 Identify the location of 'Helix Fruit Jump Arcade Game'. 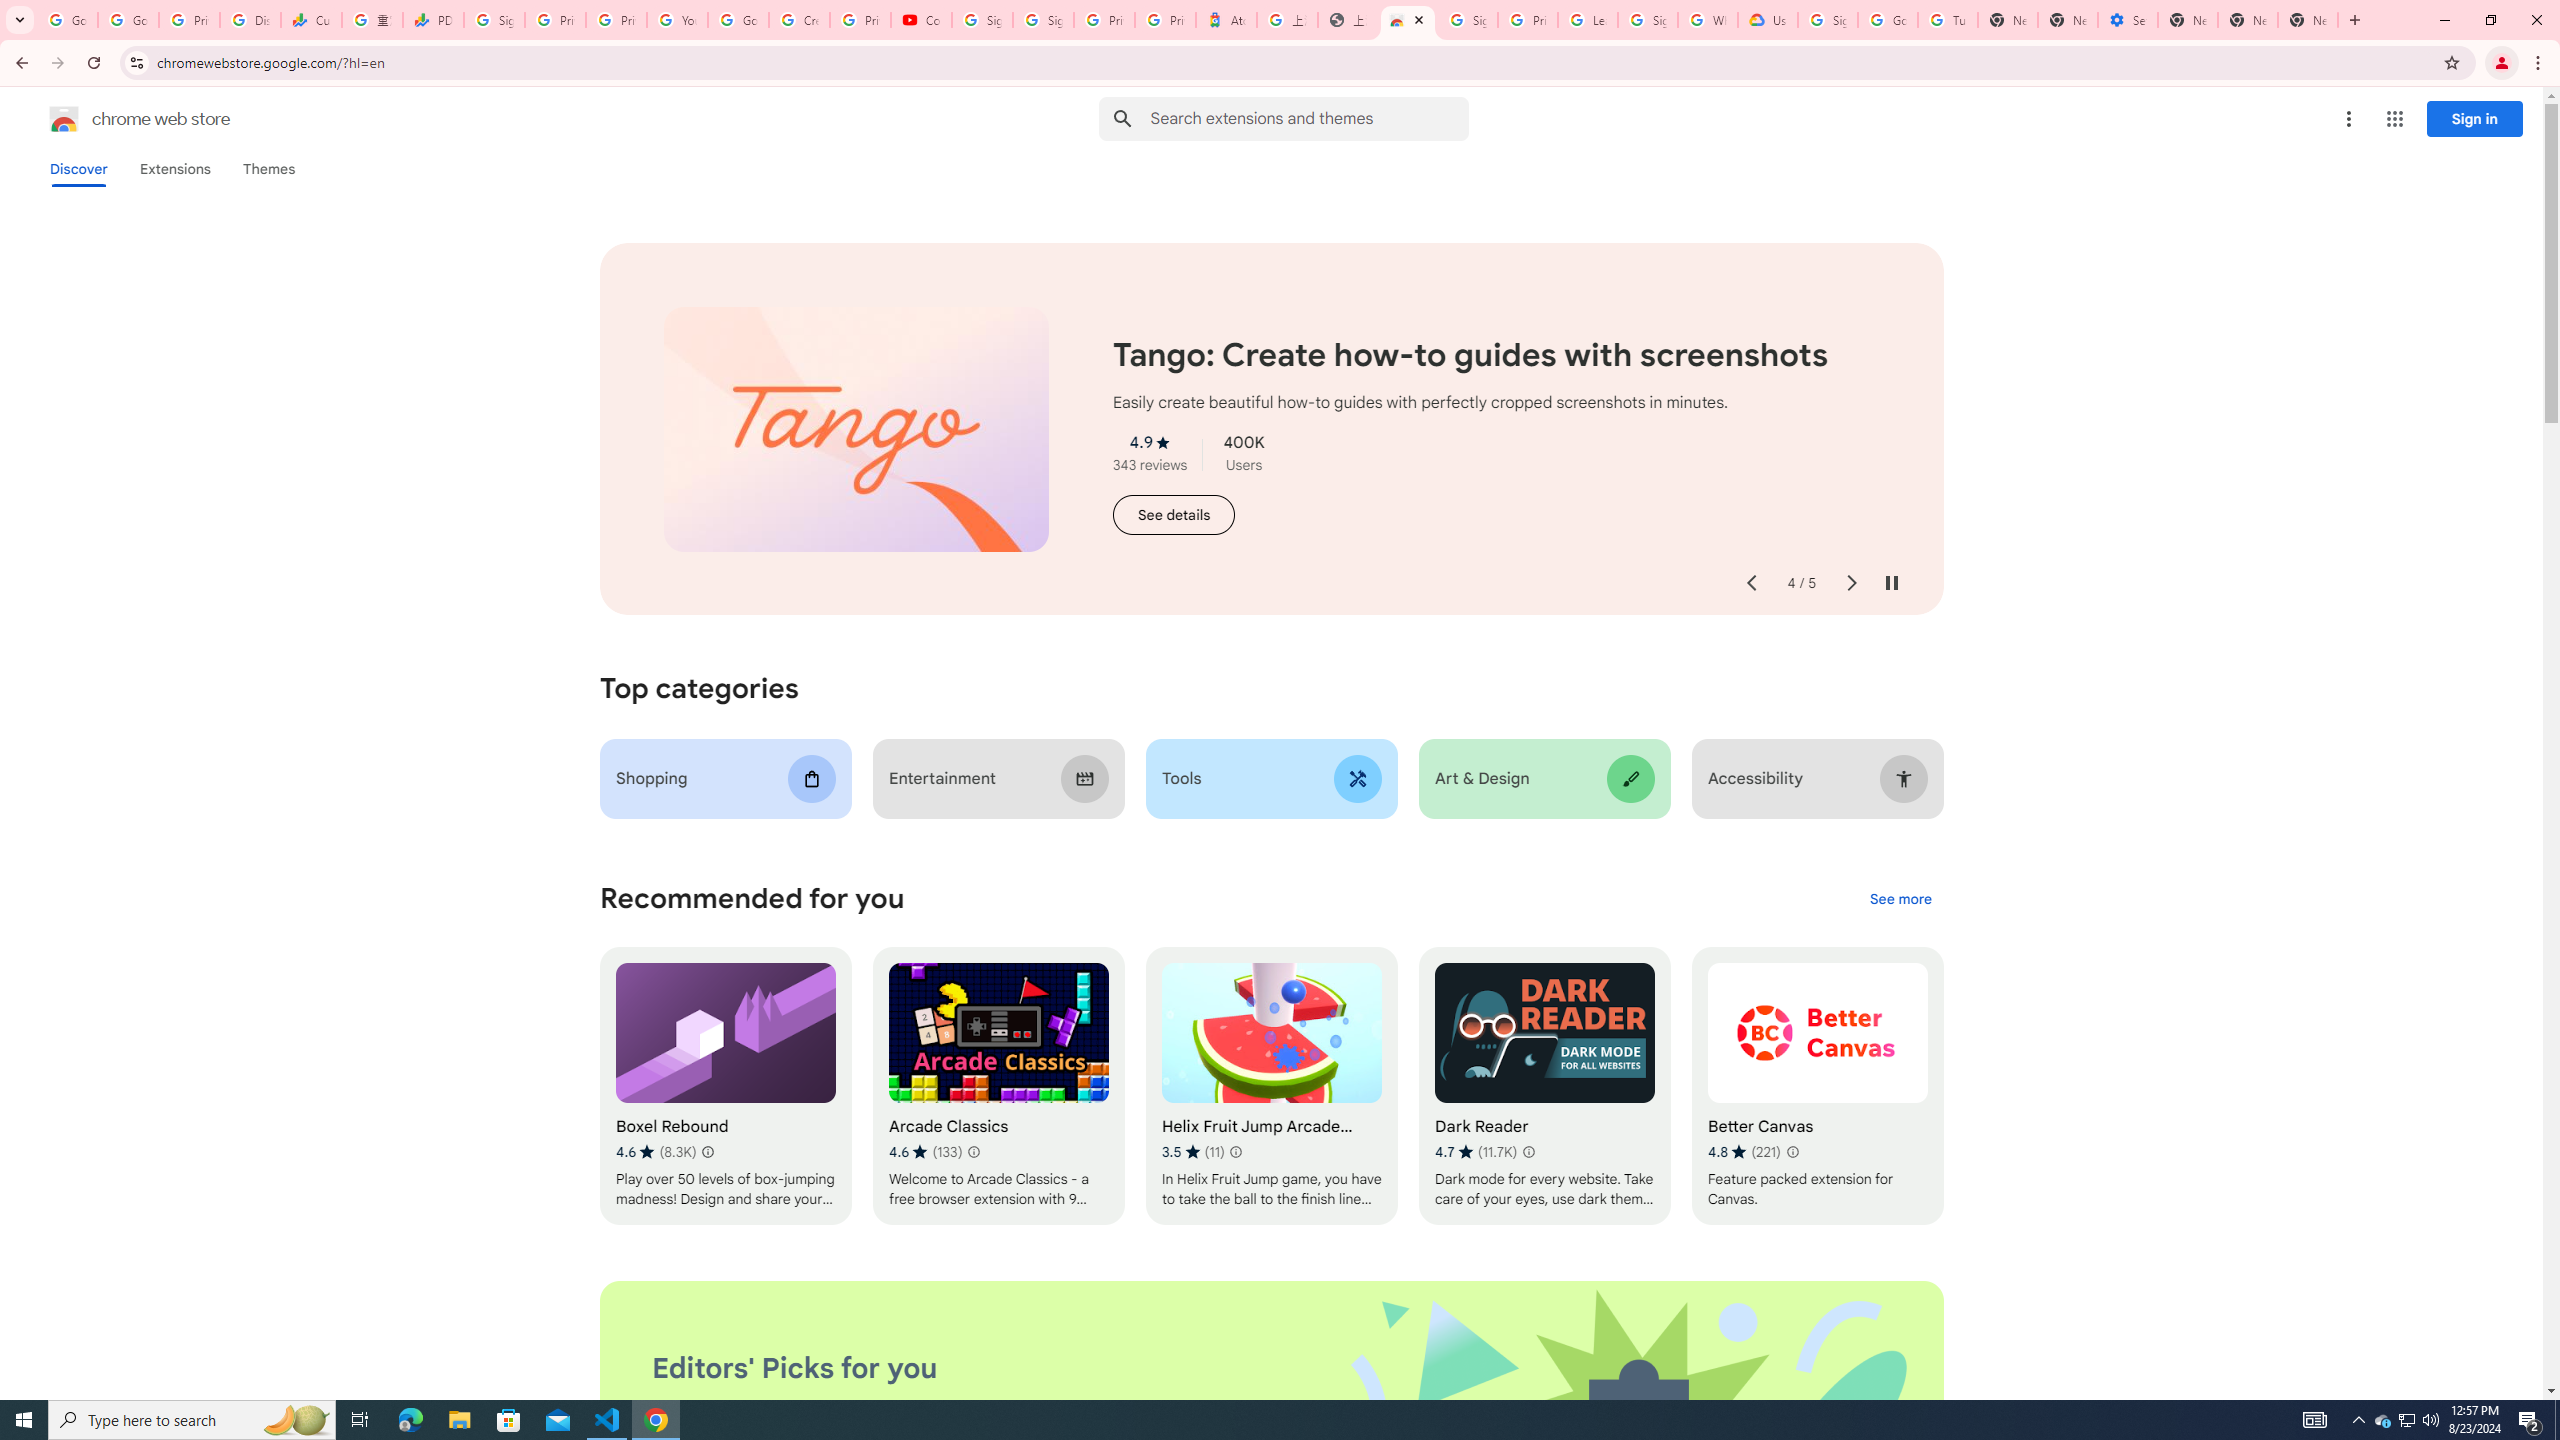
(1271, 1085).